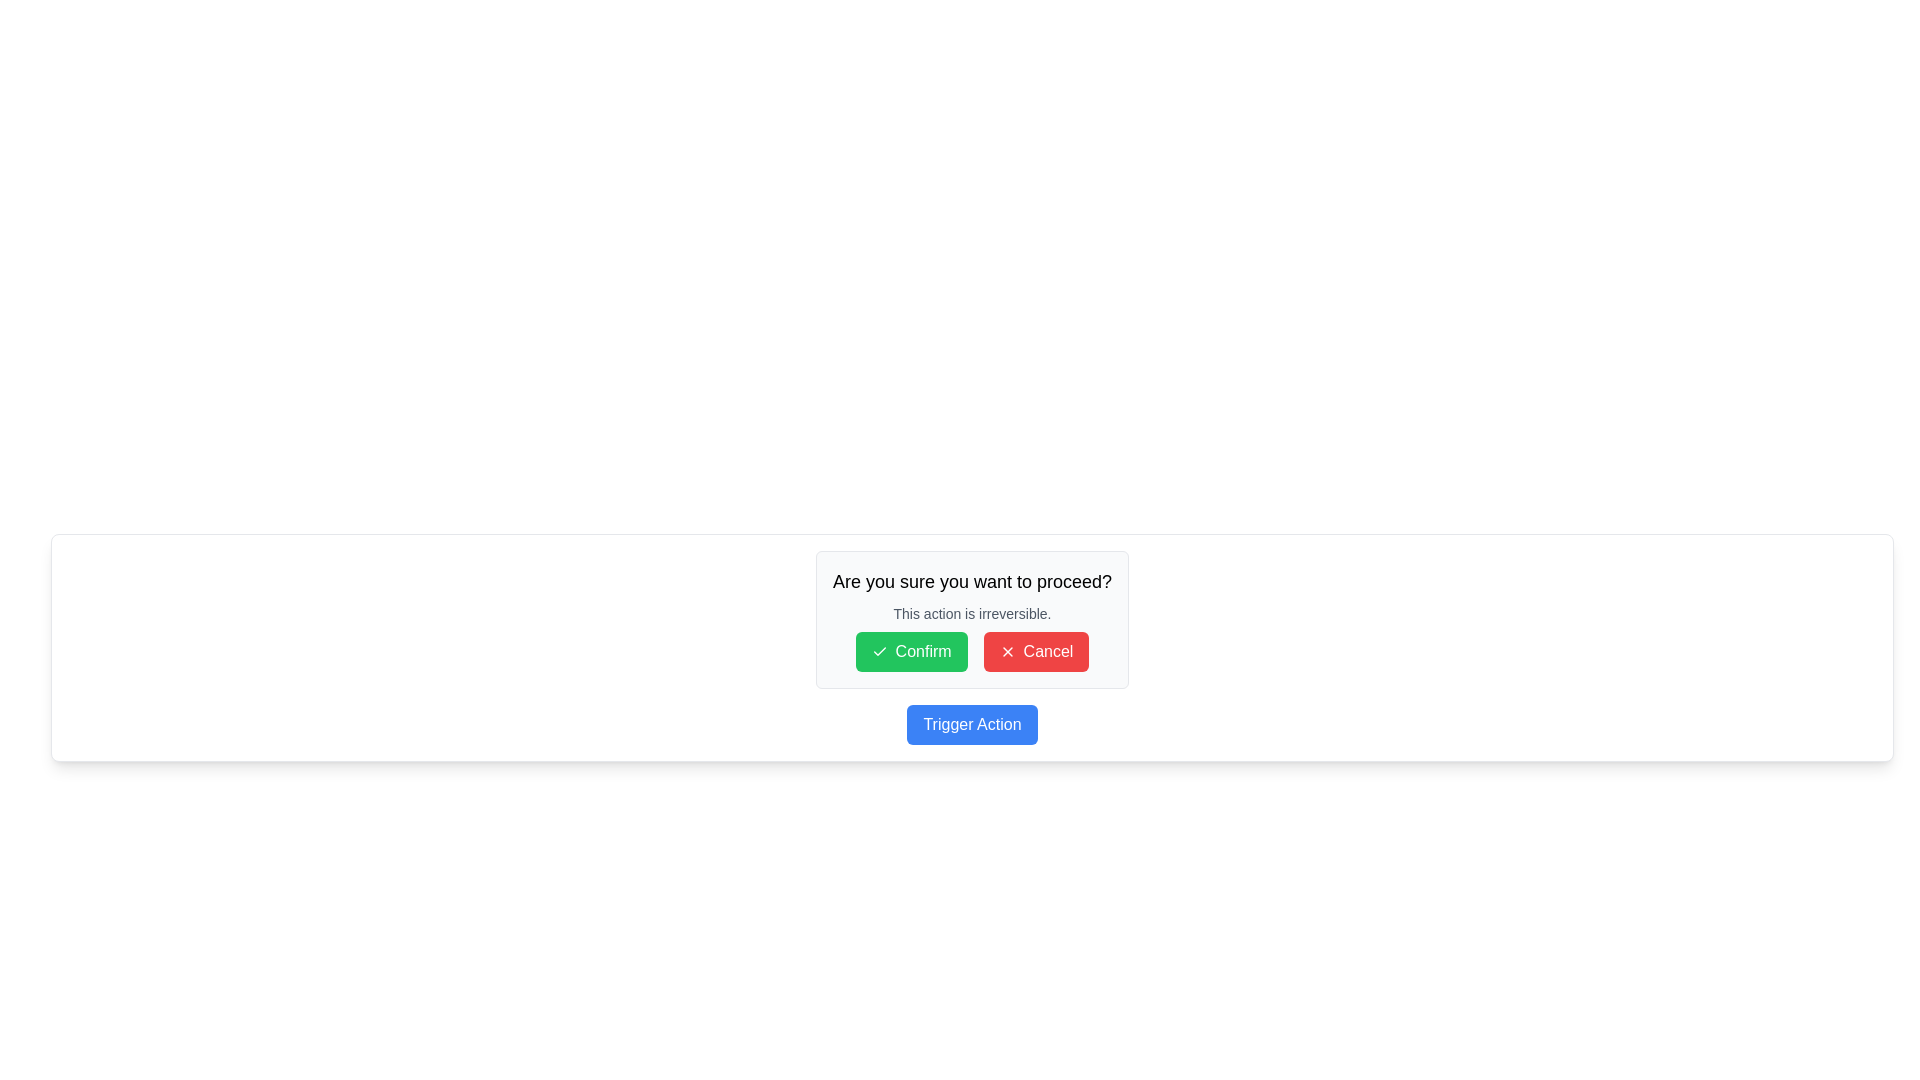 The image size is (1920, 1080). What do you see at coordinates (879, 651) in the screenshot?
I see `the checkmark icon located at the leftmost side of the 'Confirm' button, which is part of the green button below the 'Are you sure you want to proceed?' dialog` at bounding box center [879, 651].